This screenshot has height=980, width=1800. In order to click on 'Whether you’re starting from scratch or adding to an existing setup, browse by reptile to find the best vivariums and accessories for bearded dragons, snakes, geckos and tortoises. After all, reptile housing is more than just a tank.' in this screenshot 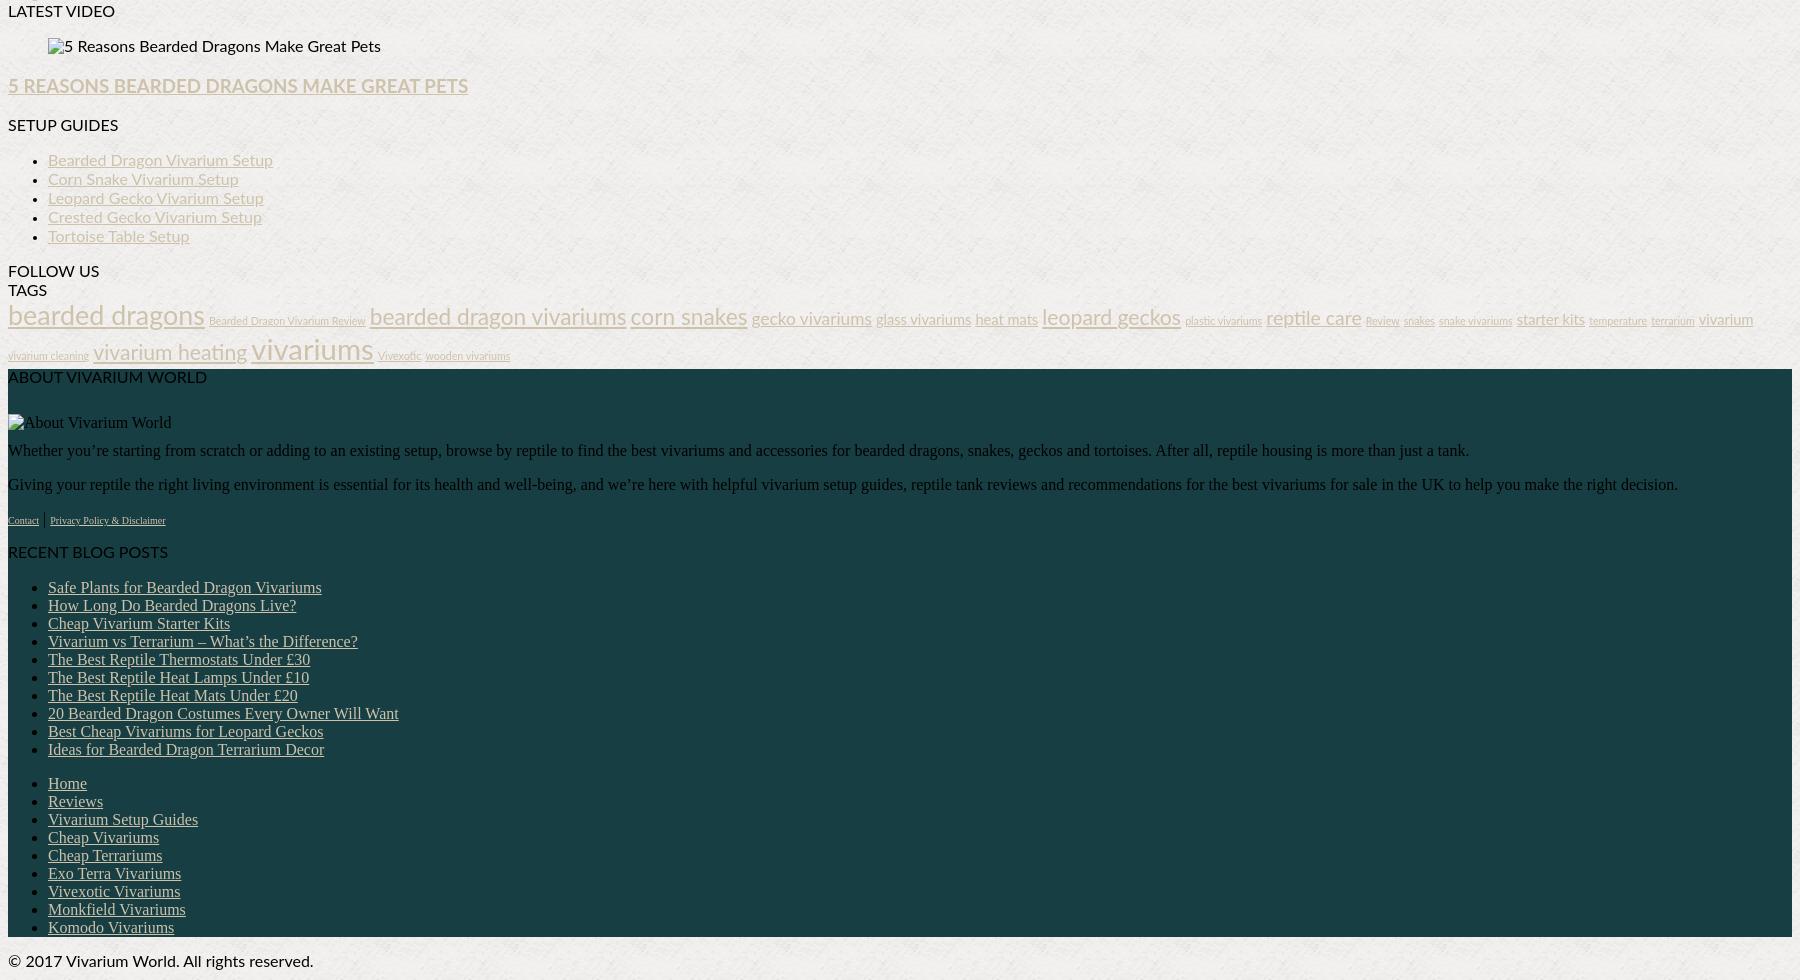, I will do `click(6, 450)`.